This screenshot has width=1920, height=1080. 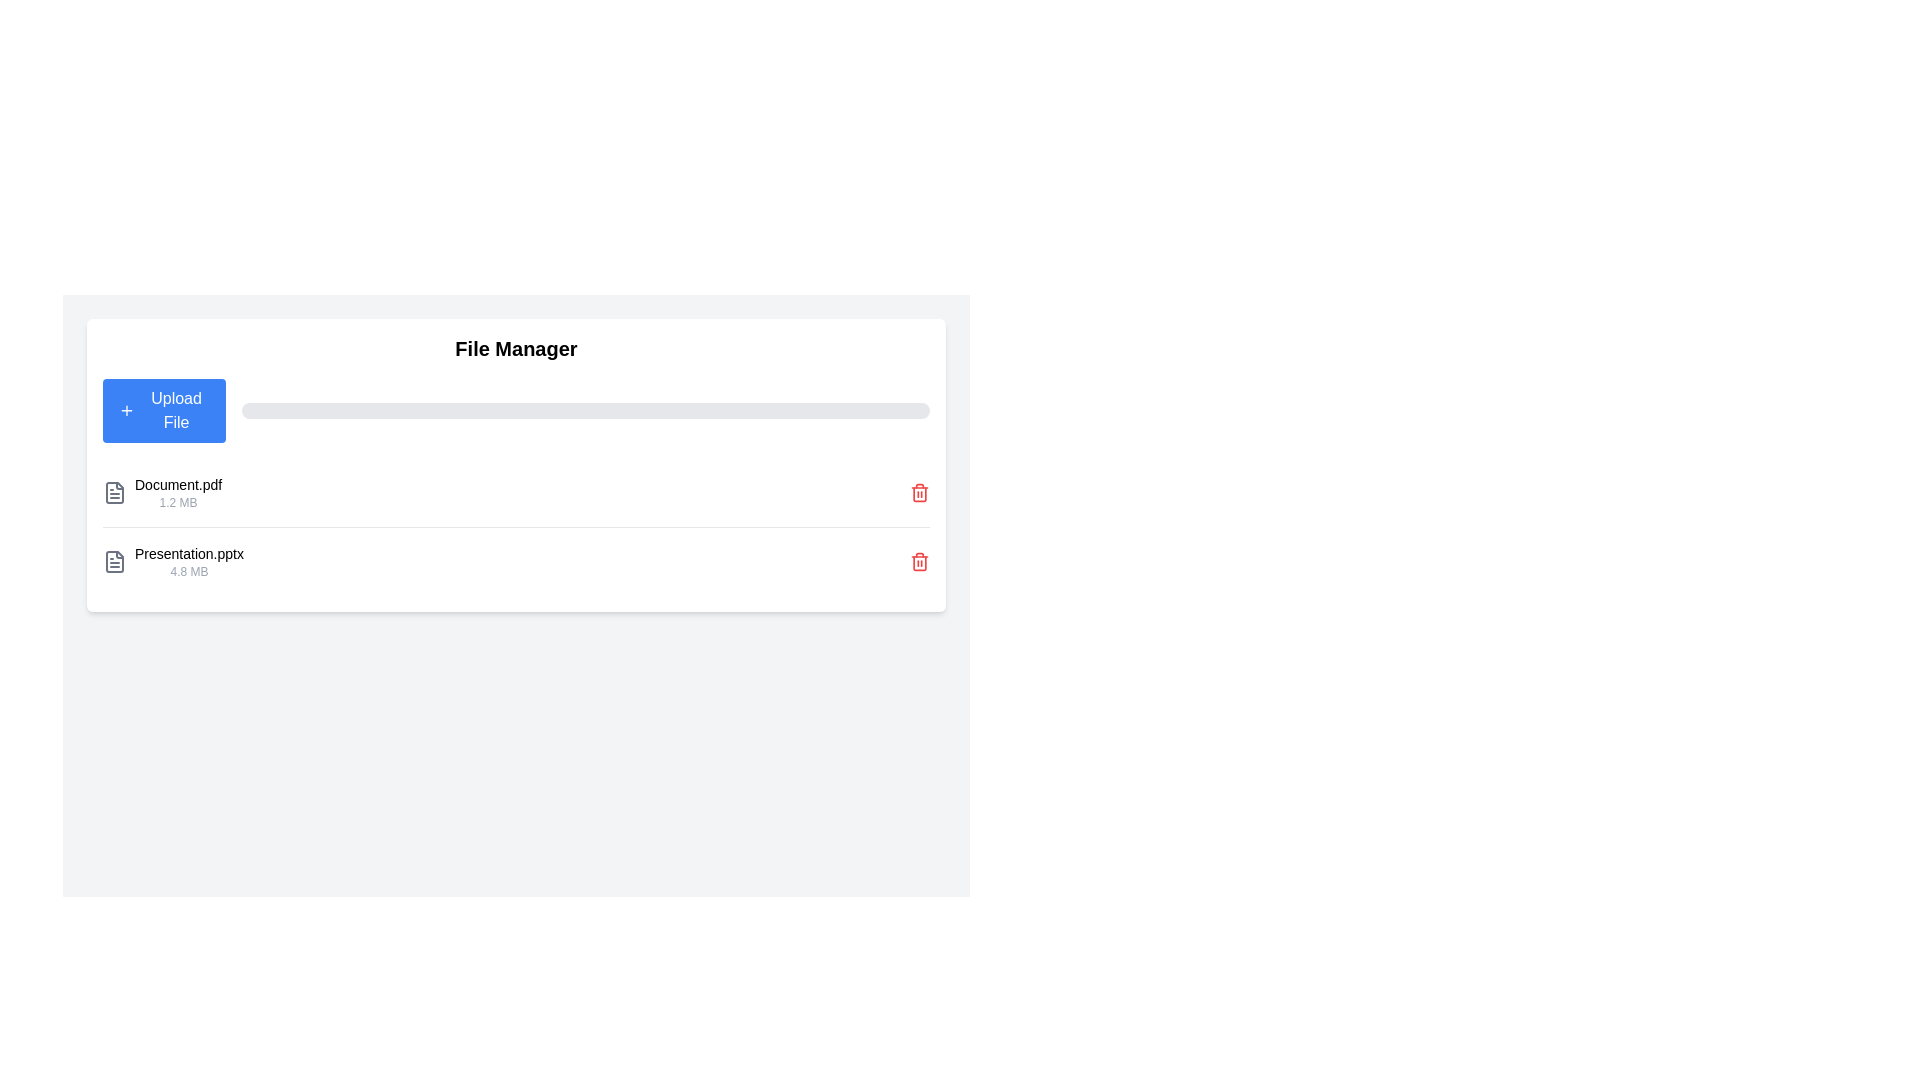 I want to click on the text display component showing 'Document.pdf' and '1.2 MB' to select it, which is, so click(x=178, y=493).